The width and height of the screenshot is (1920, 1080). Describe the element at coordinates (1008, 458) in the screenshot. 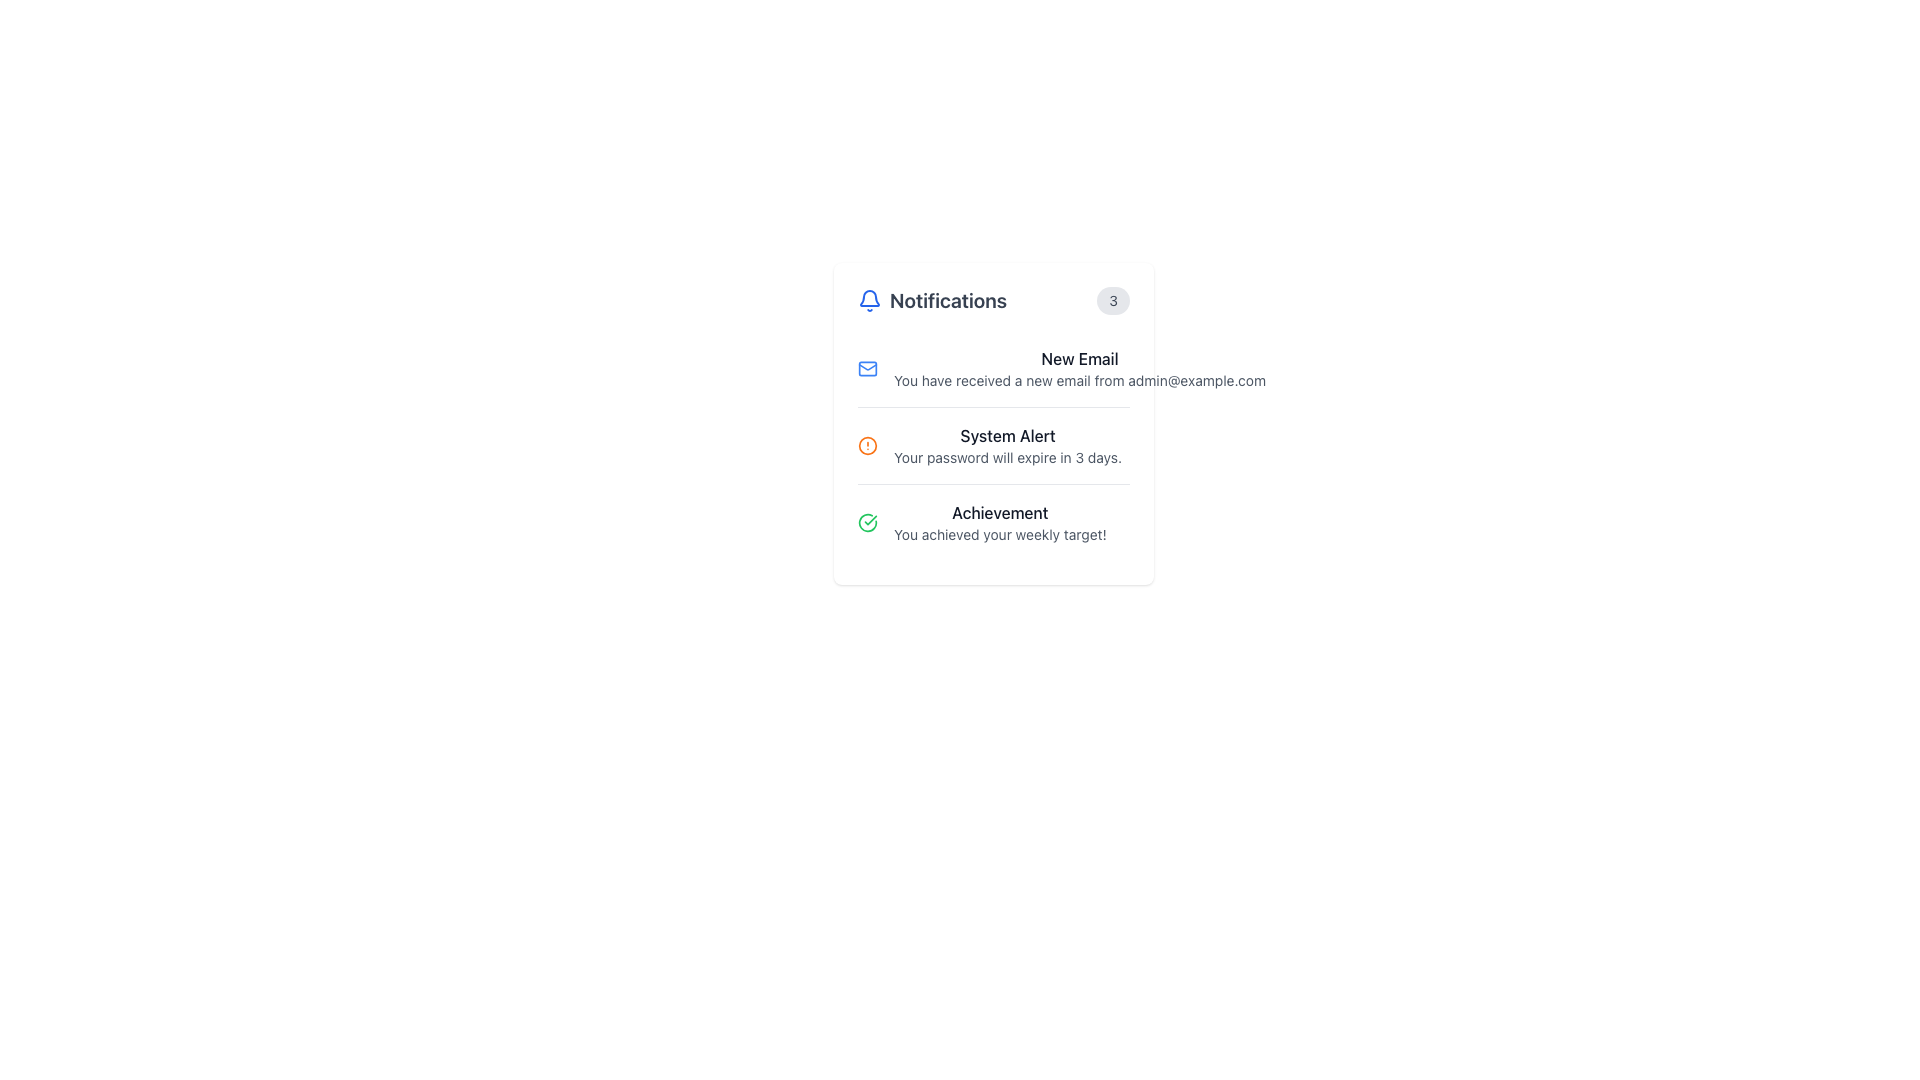

I see `the text label that describes the password expiration alert located directly below the 'System Alert' title in the notifications panel` at that location.